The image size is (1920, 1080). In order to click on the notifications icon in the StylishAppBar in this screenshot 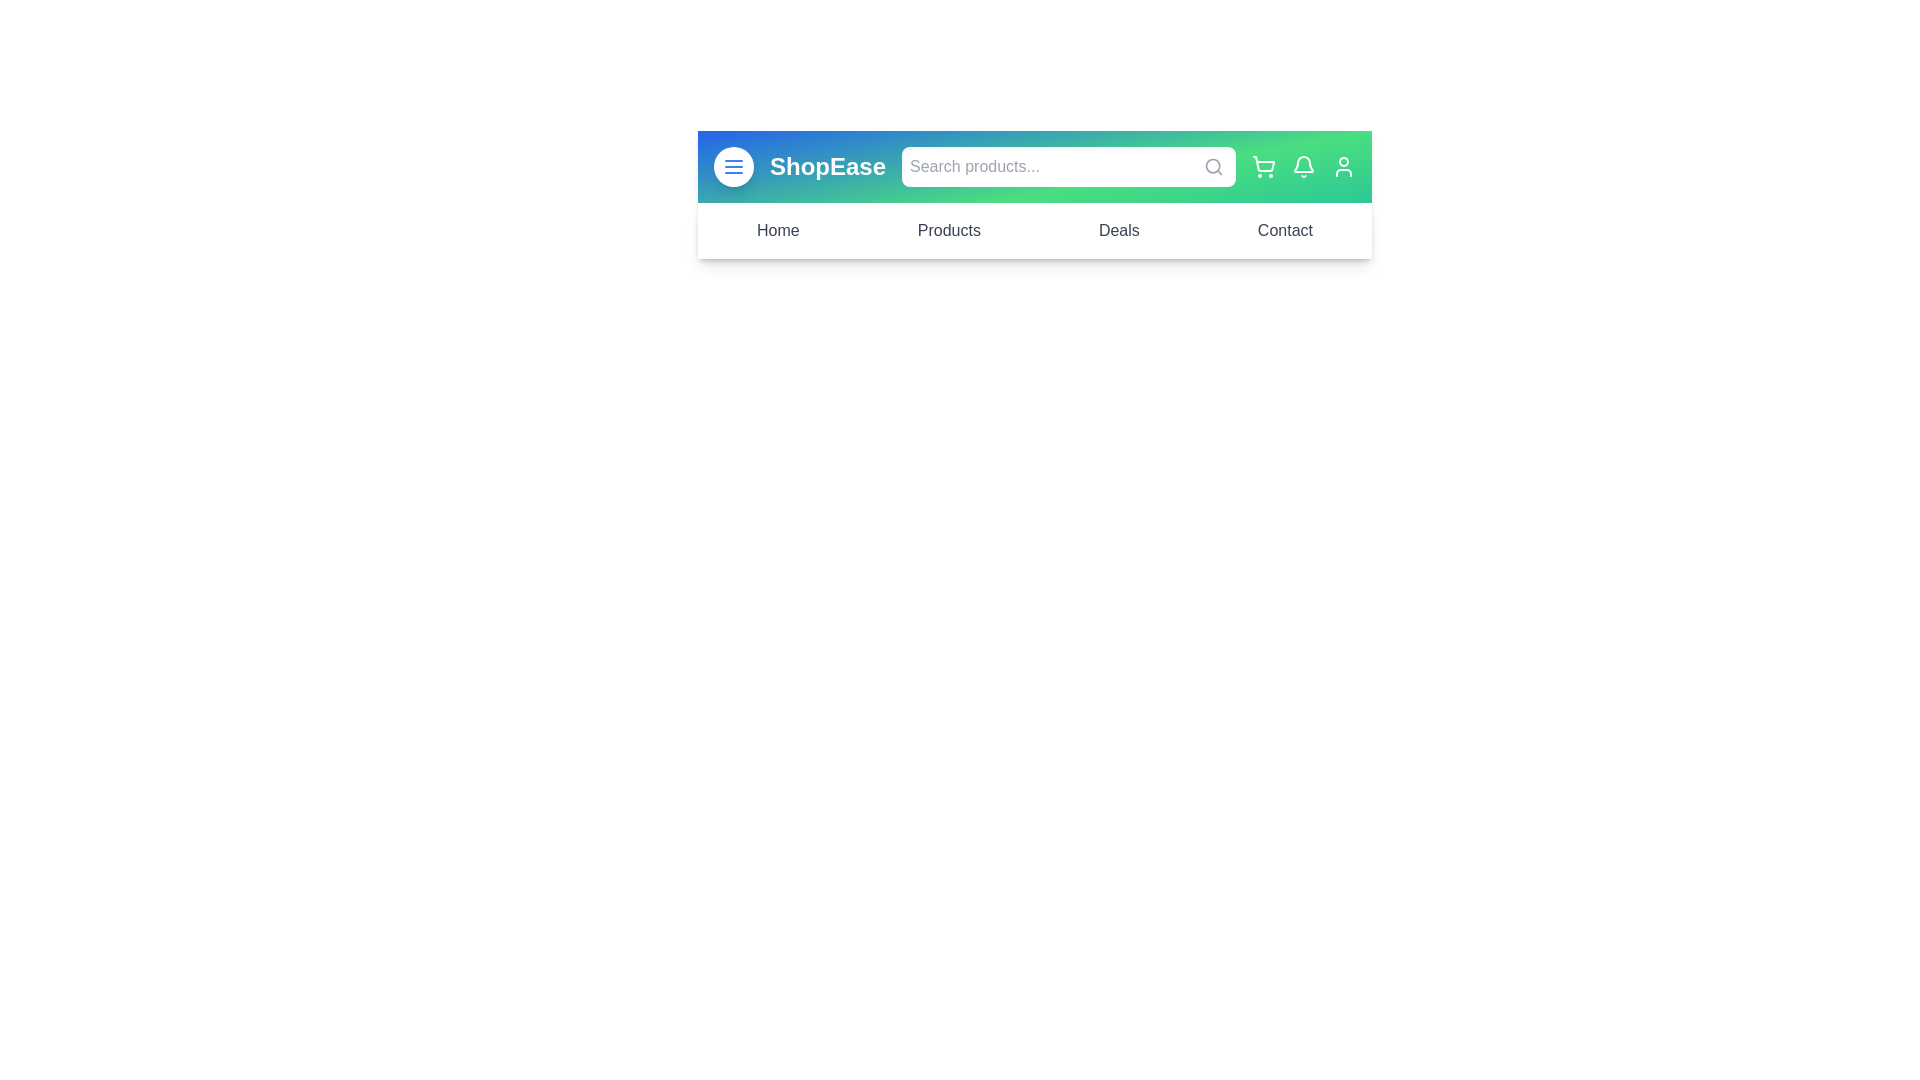, I will do `click(1304, 165)`.